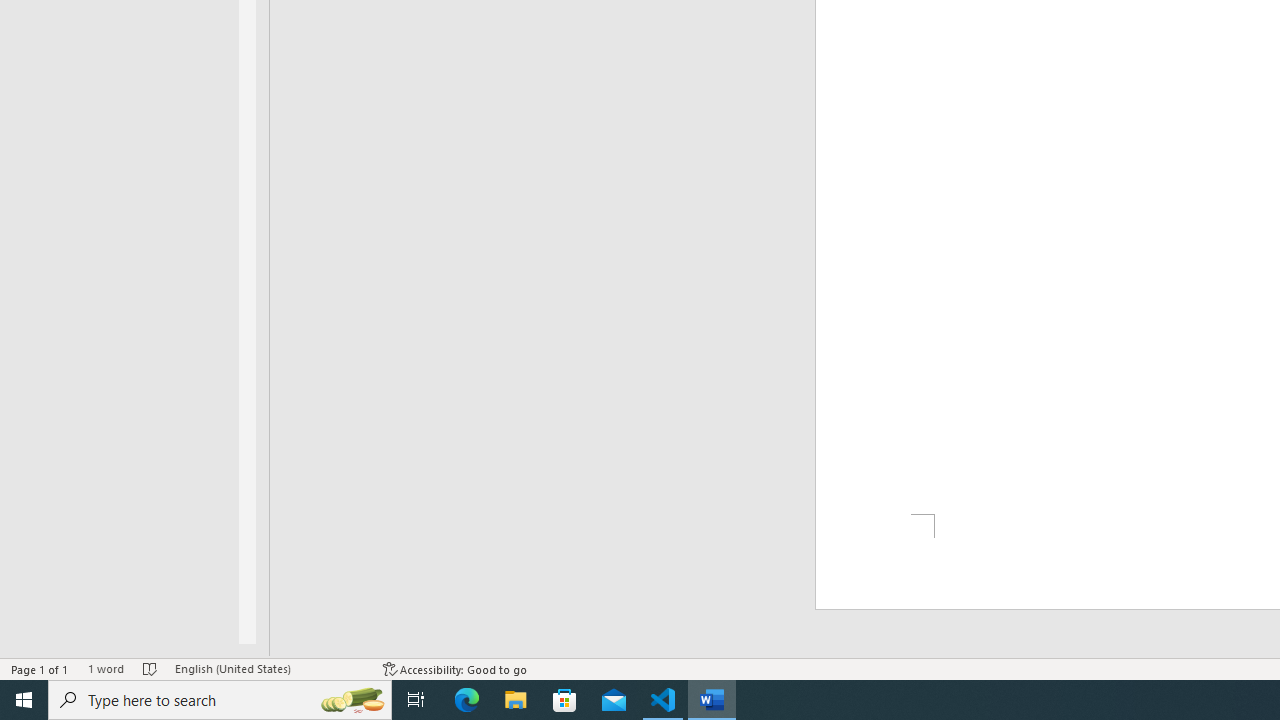 The height and width of the screenshot is (720, 1280). I want to click on 'Language English (United States)', so click(268, 669).